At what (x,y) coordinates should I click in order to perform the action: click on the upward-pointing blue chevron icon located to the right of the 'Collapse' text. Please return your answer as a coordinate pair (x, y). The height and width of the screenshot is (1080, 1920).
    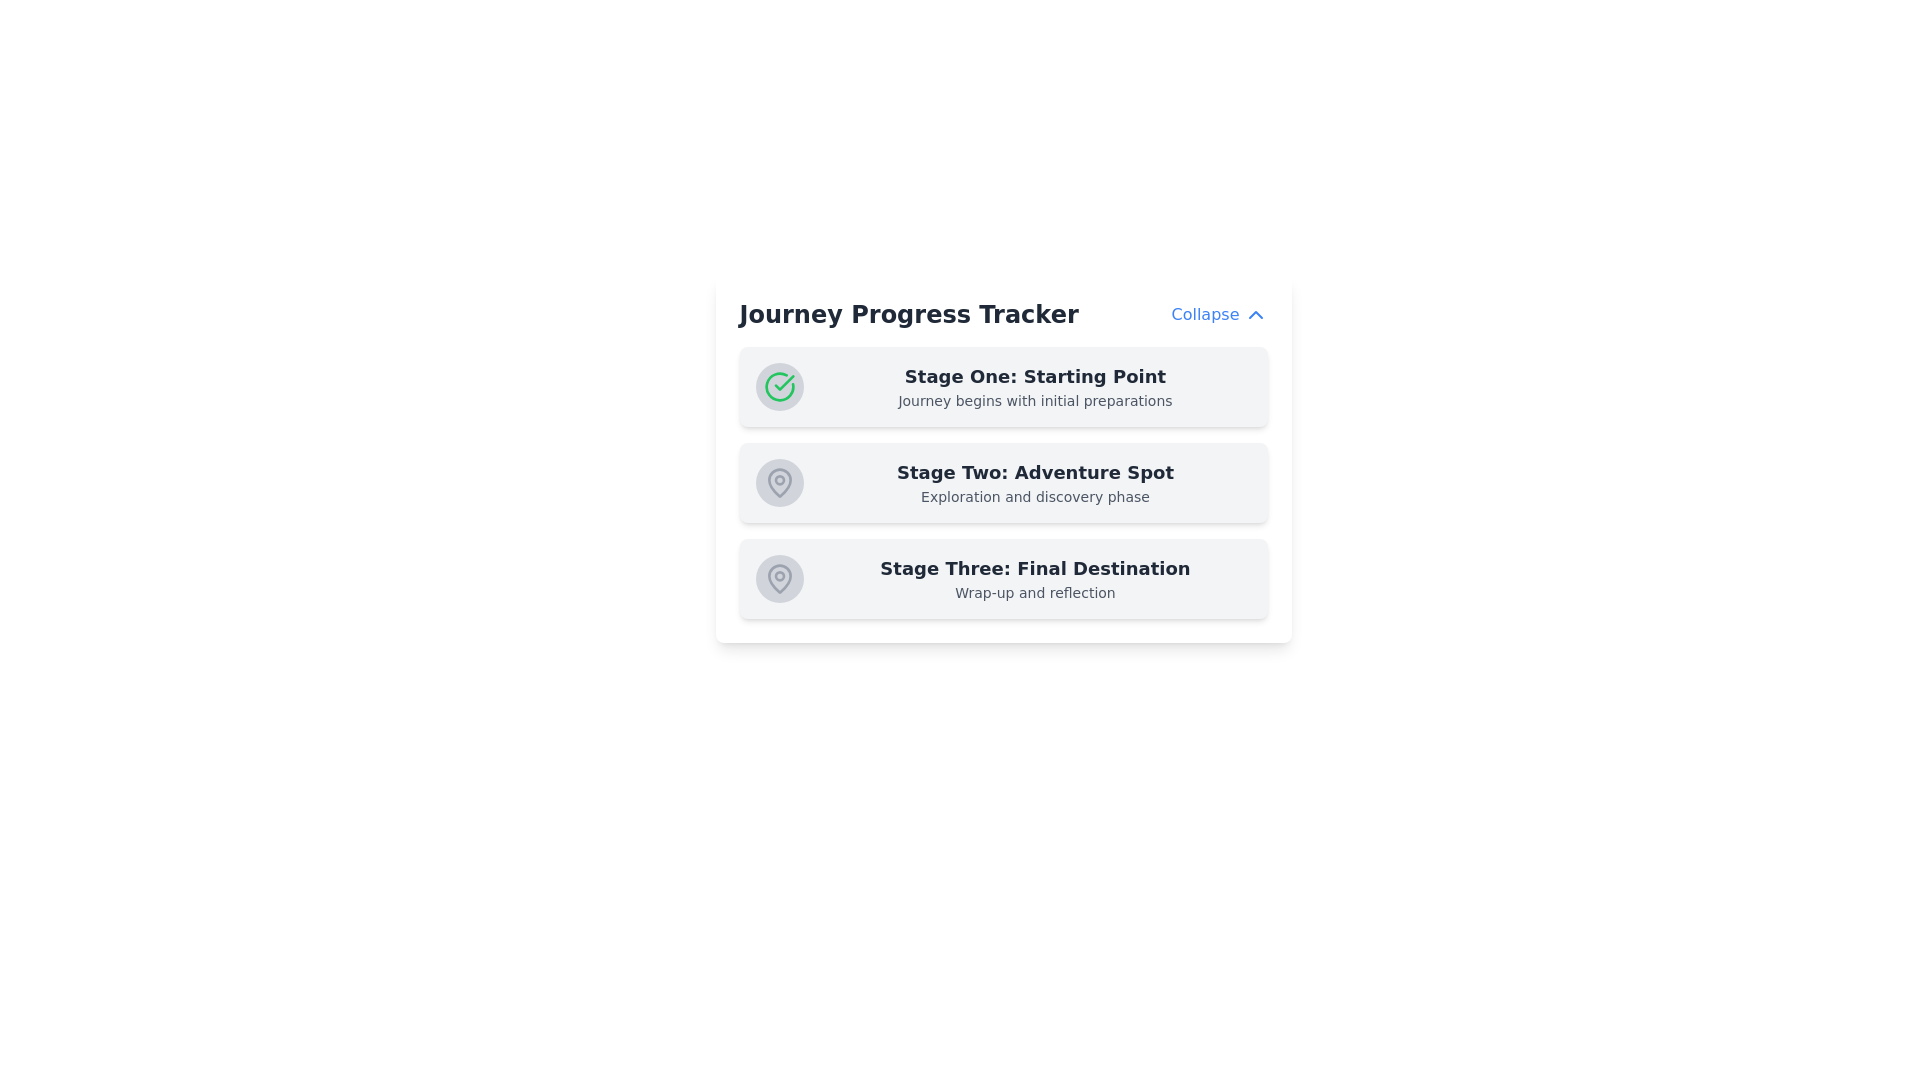
    Looking at the image, I should click on (1254, 315).